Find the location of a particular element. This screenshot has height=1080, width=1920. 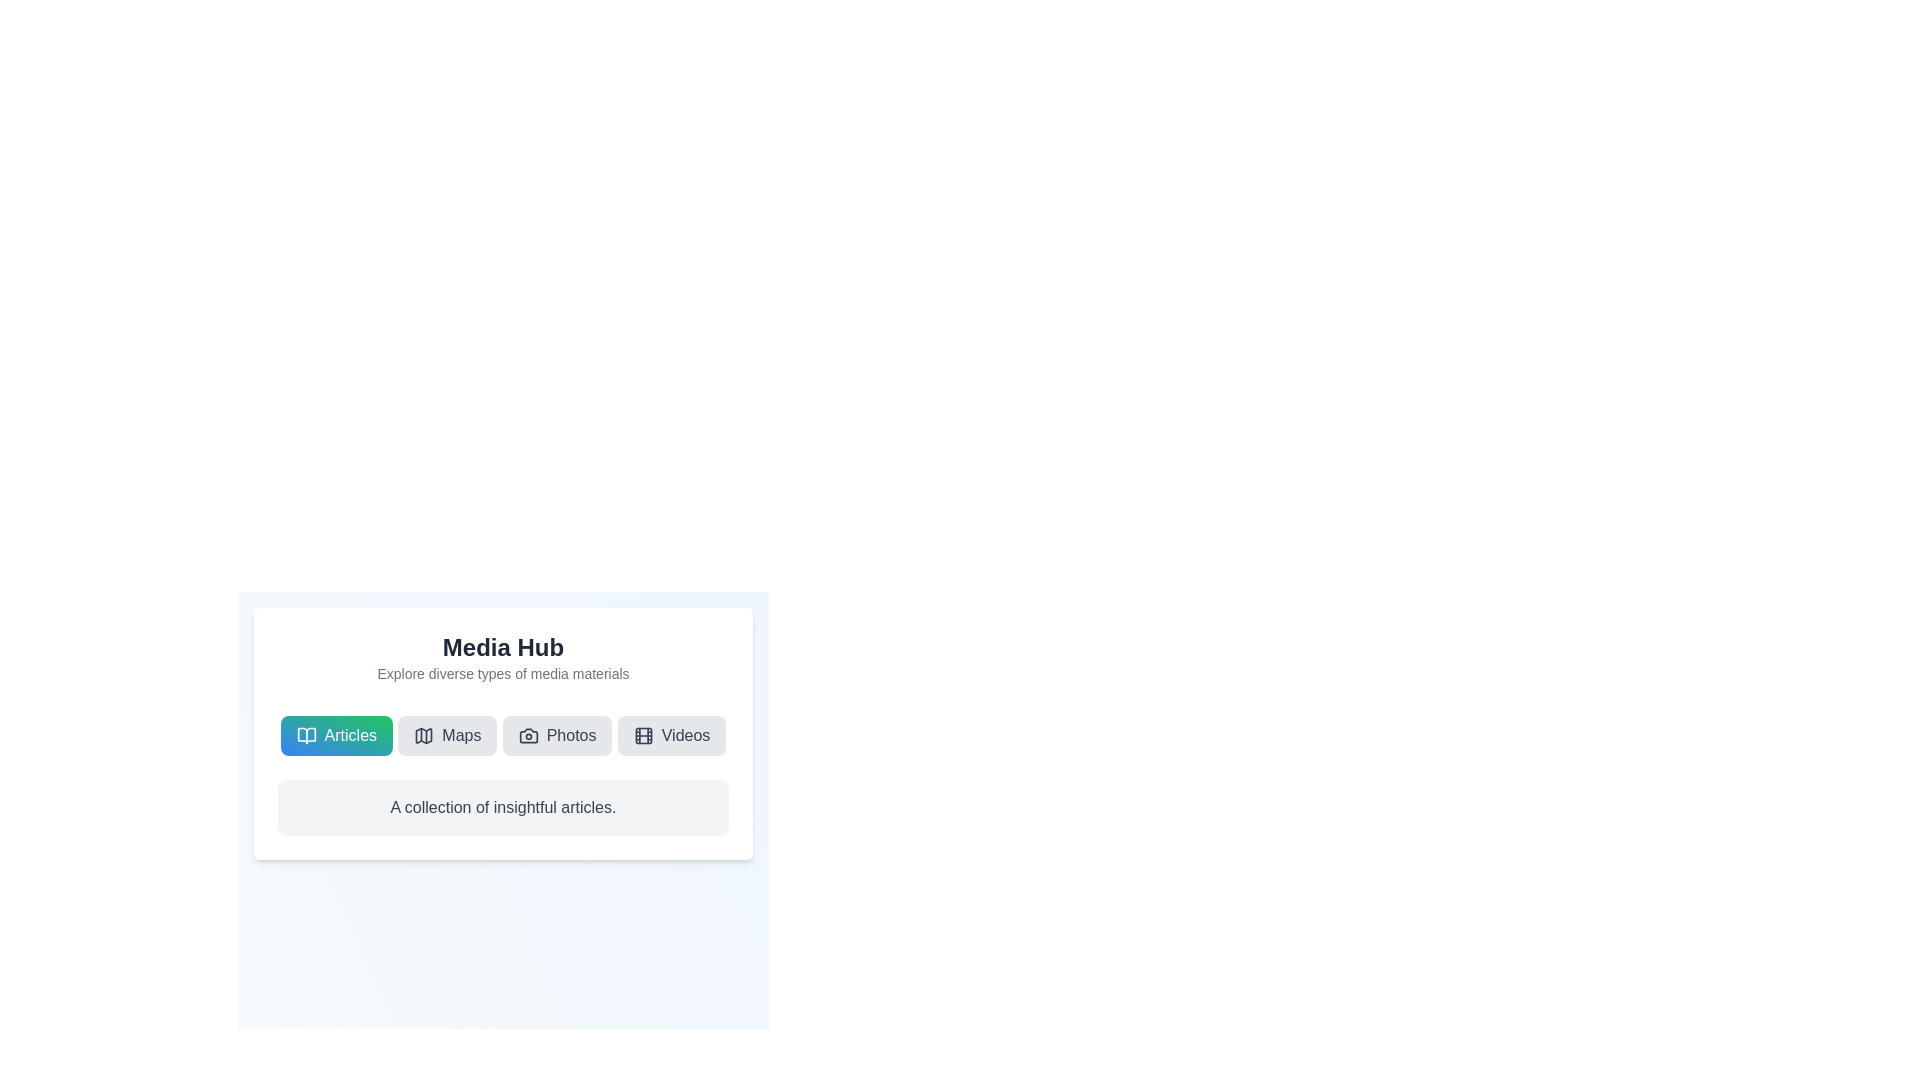

the 'Videos' icon, which is the leftmost component inside the button labeled 'Videos' in the Media Hub section is located at coordinates (643, 736).